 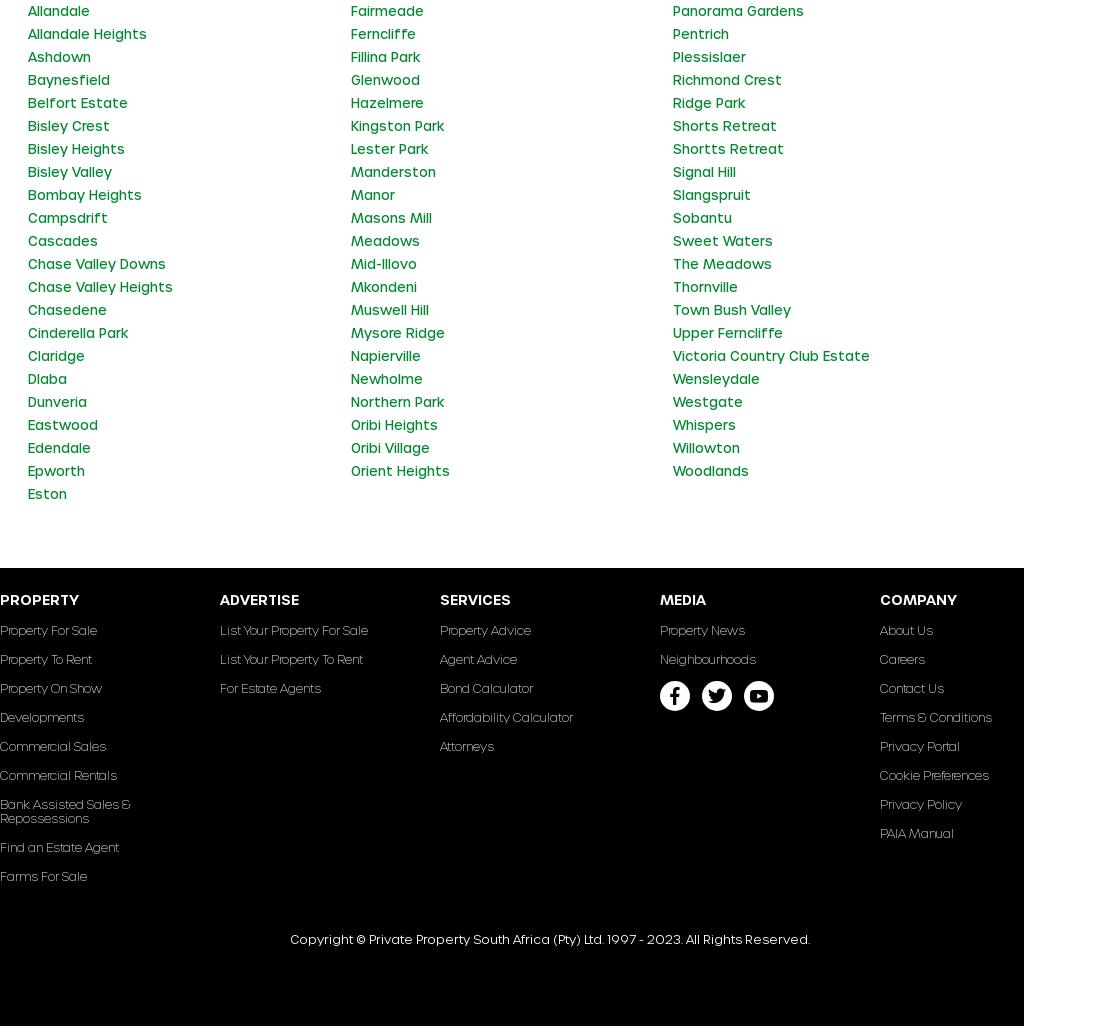 I want to click on 'Masons Mill', so click(x=350, y=216).